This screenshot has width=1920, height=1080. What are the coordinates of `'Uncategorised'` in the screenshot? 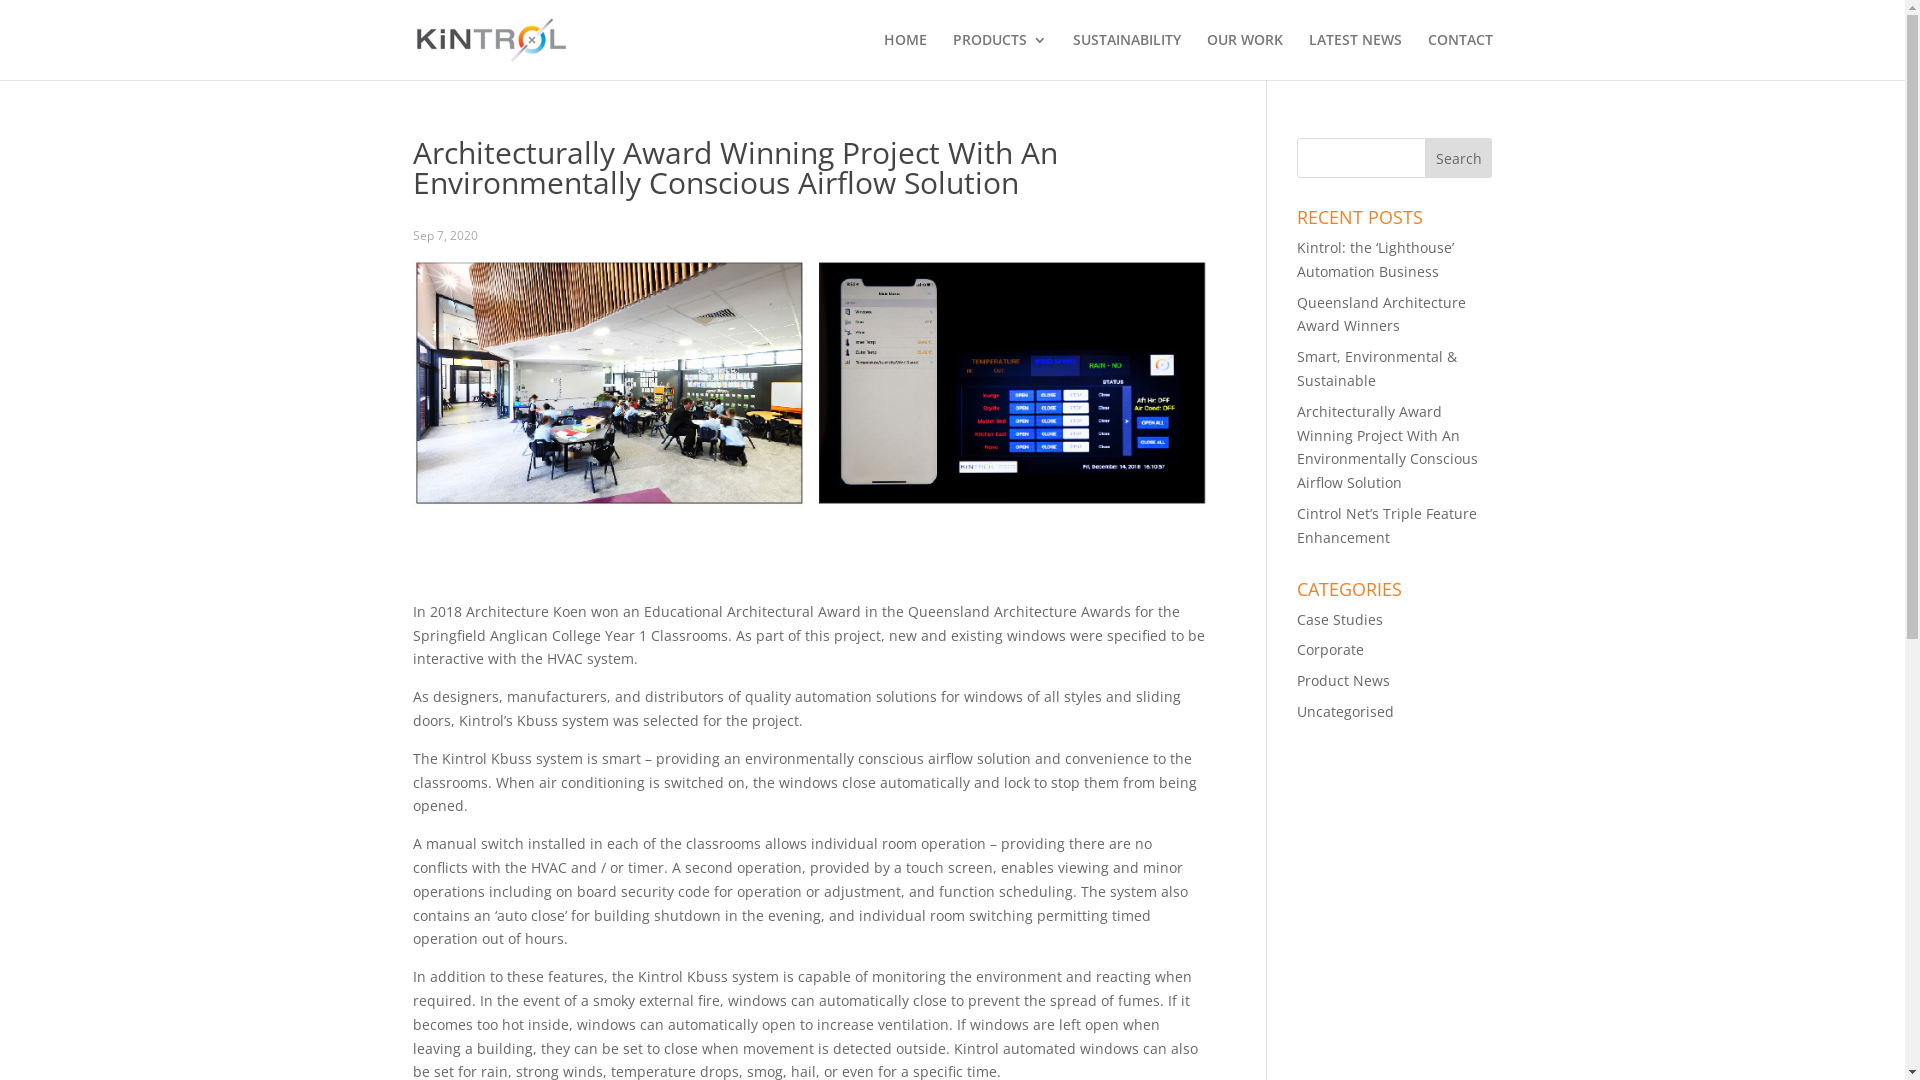 It's located at (1345, 710).